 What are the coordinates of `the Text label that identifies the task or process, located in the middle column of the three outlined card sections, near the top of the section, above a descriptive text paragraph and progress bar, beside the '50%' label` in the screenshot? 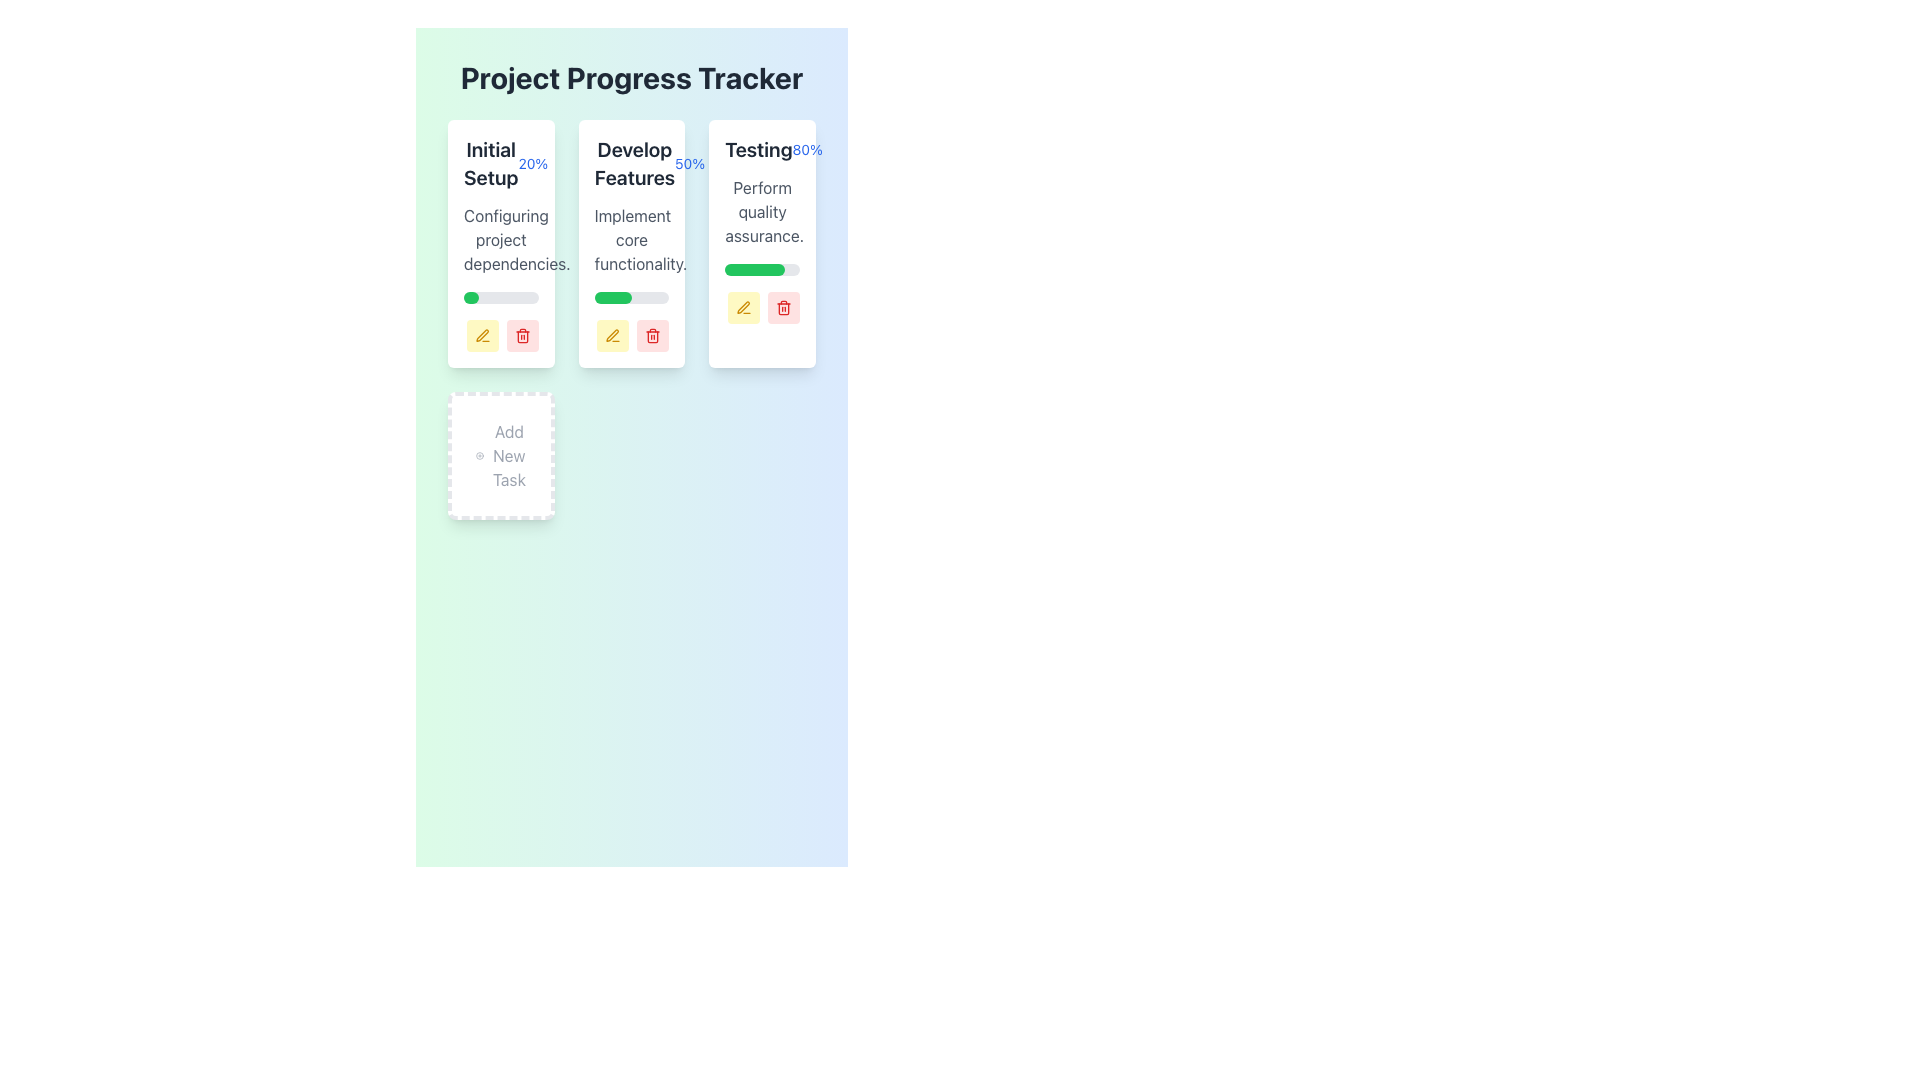 It's located at (633, 163).